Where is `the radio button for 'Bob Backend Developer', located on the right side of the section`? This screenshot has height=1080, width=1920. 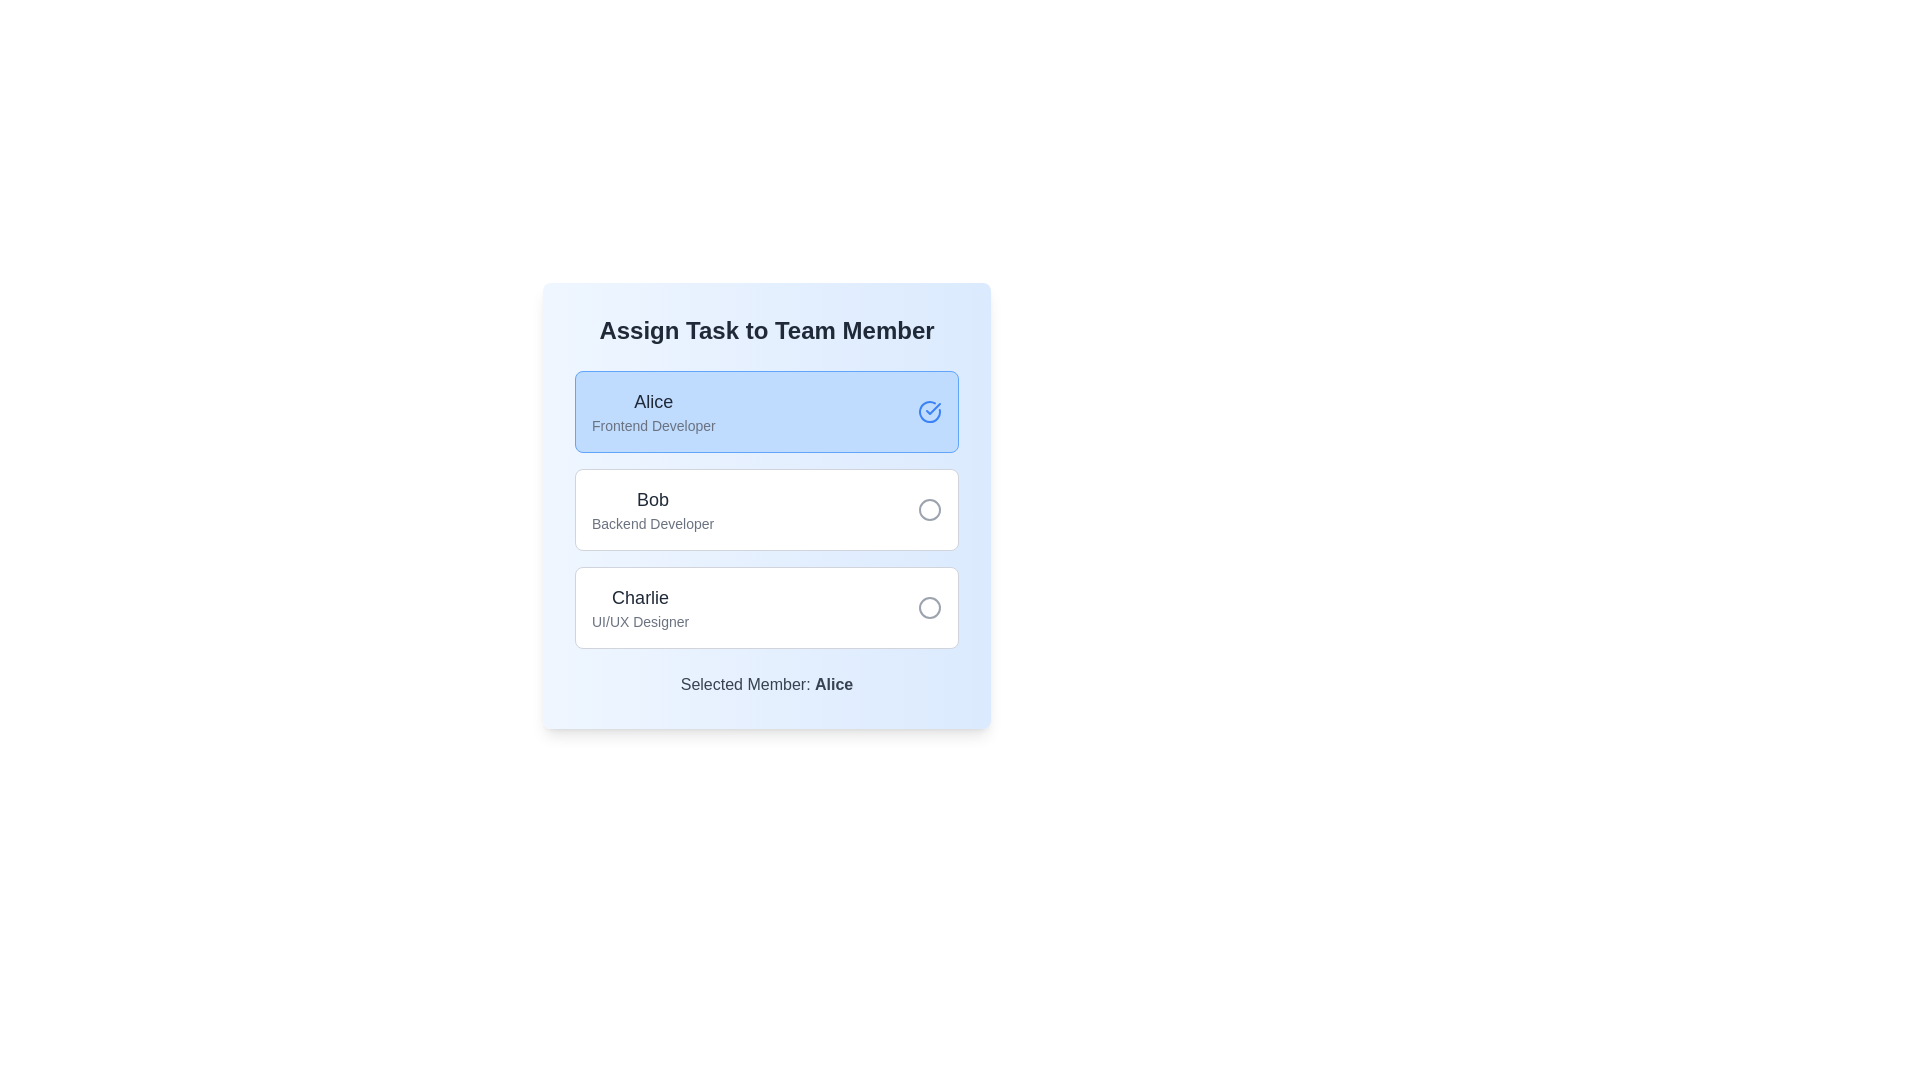
the radio button for 'Bob Backend Developer', located on the right side of the section is located at coordinates (929, 508).